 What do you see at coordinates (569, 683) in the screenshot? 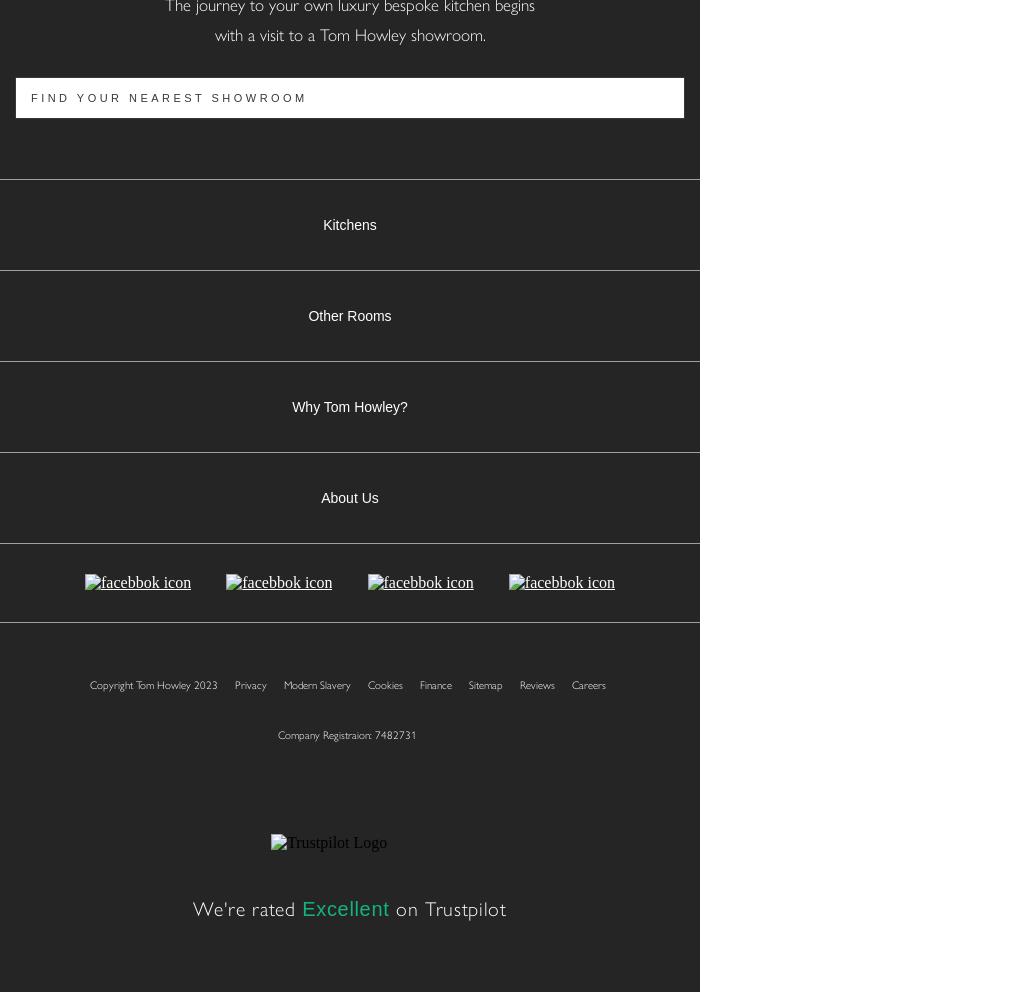
I see `'Careers'` at bounding box center [569, 683].